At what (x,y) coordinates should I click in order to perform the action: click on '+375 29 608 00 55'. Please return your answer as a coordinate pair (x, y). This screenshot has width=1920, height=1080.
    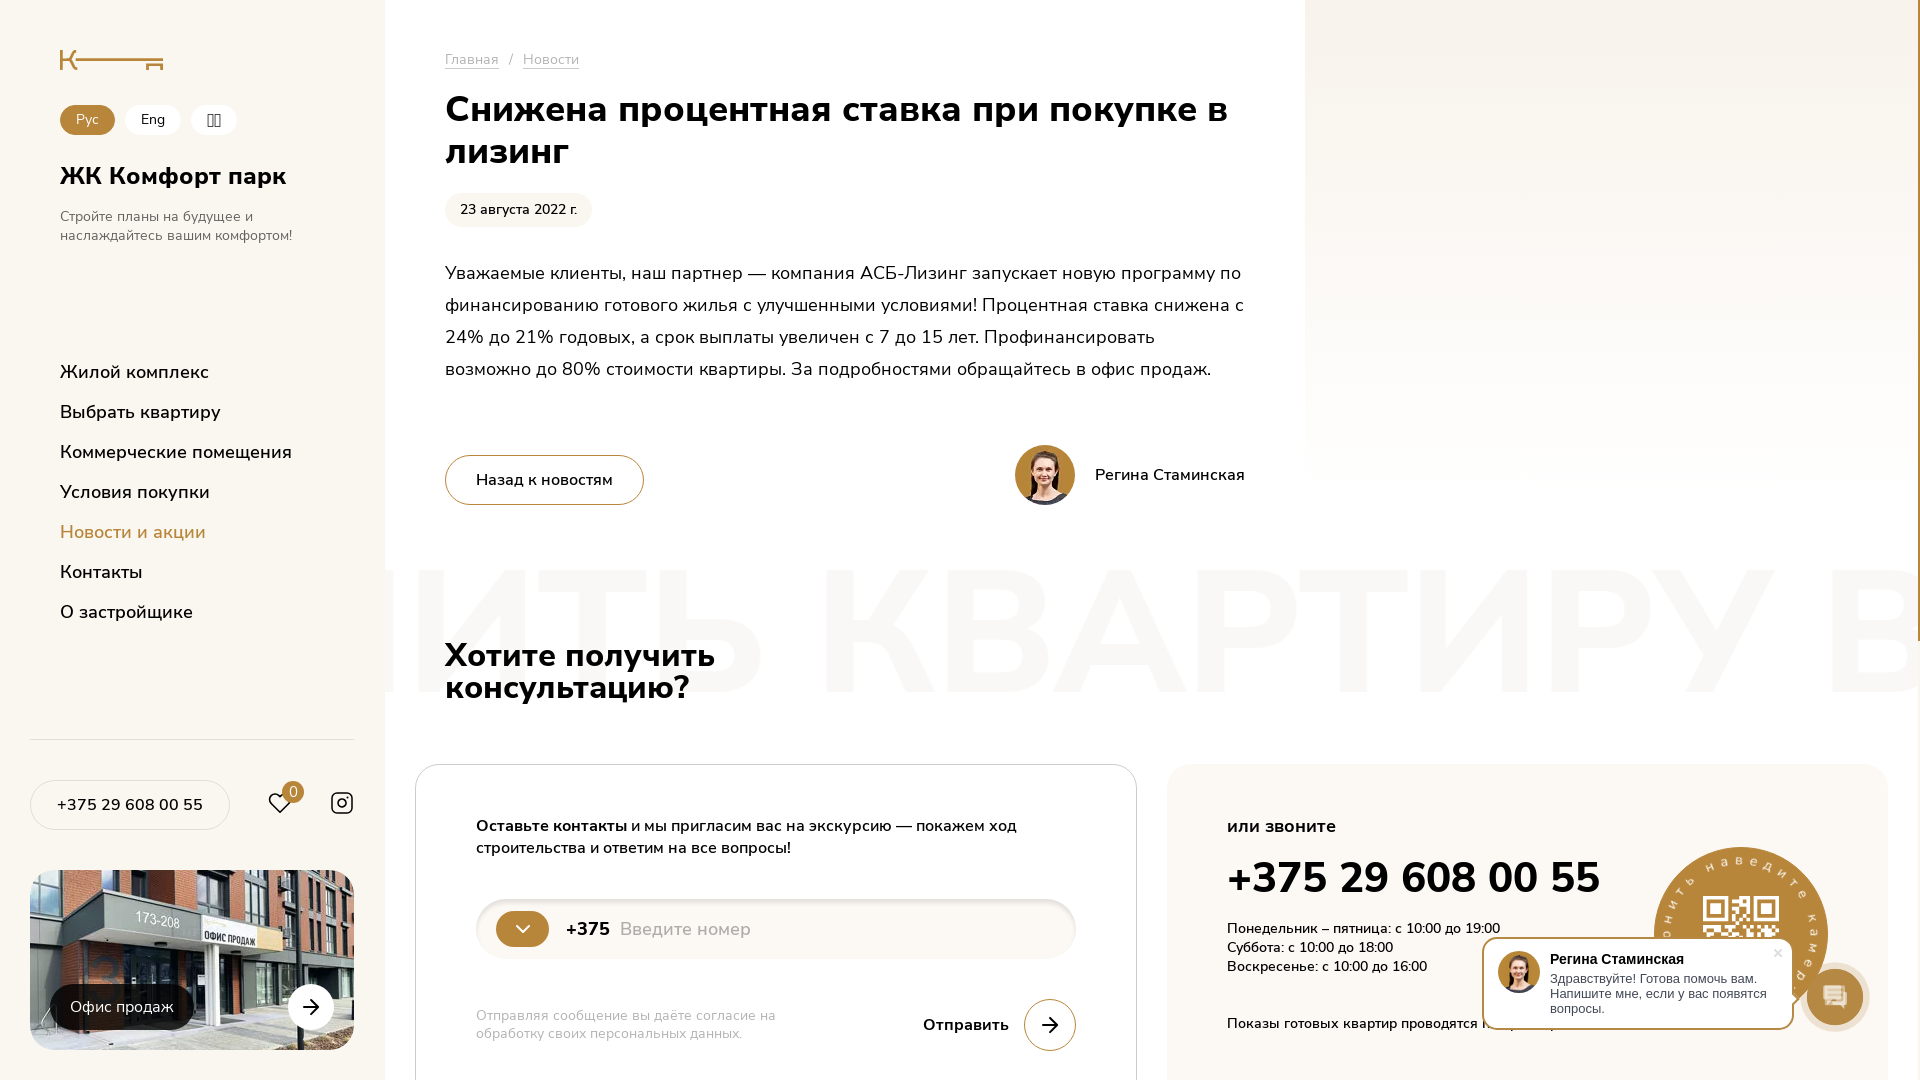
    Looking at the image, I should click on (1411, 877).